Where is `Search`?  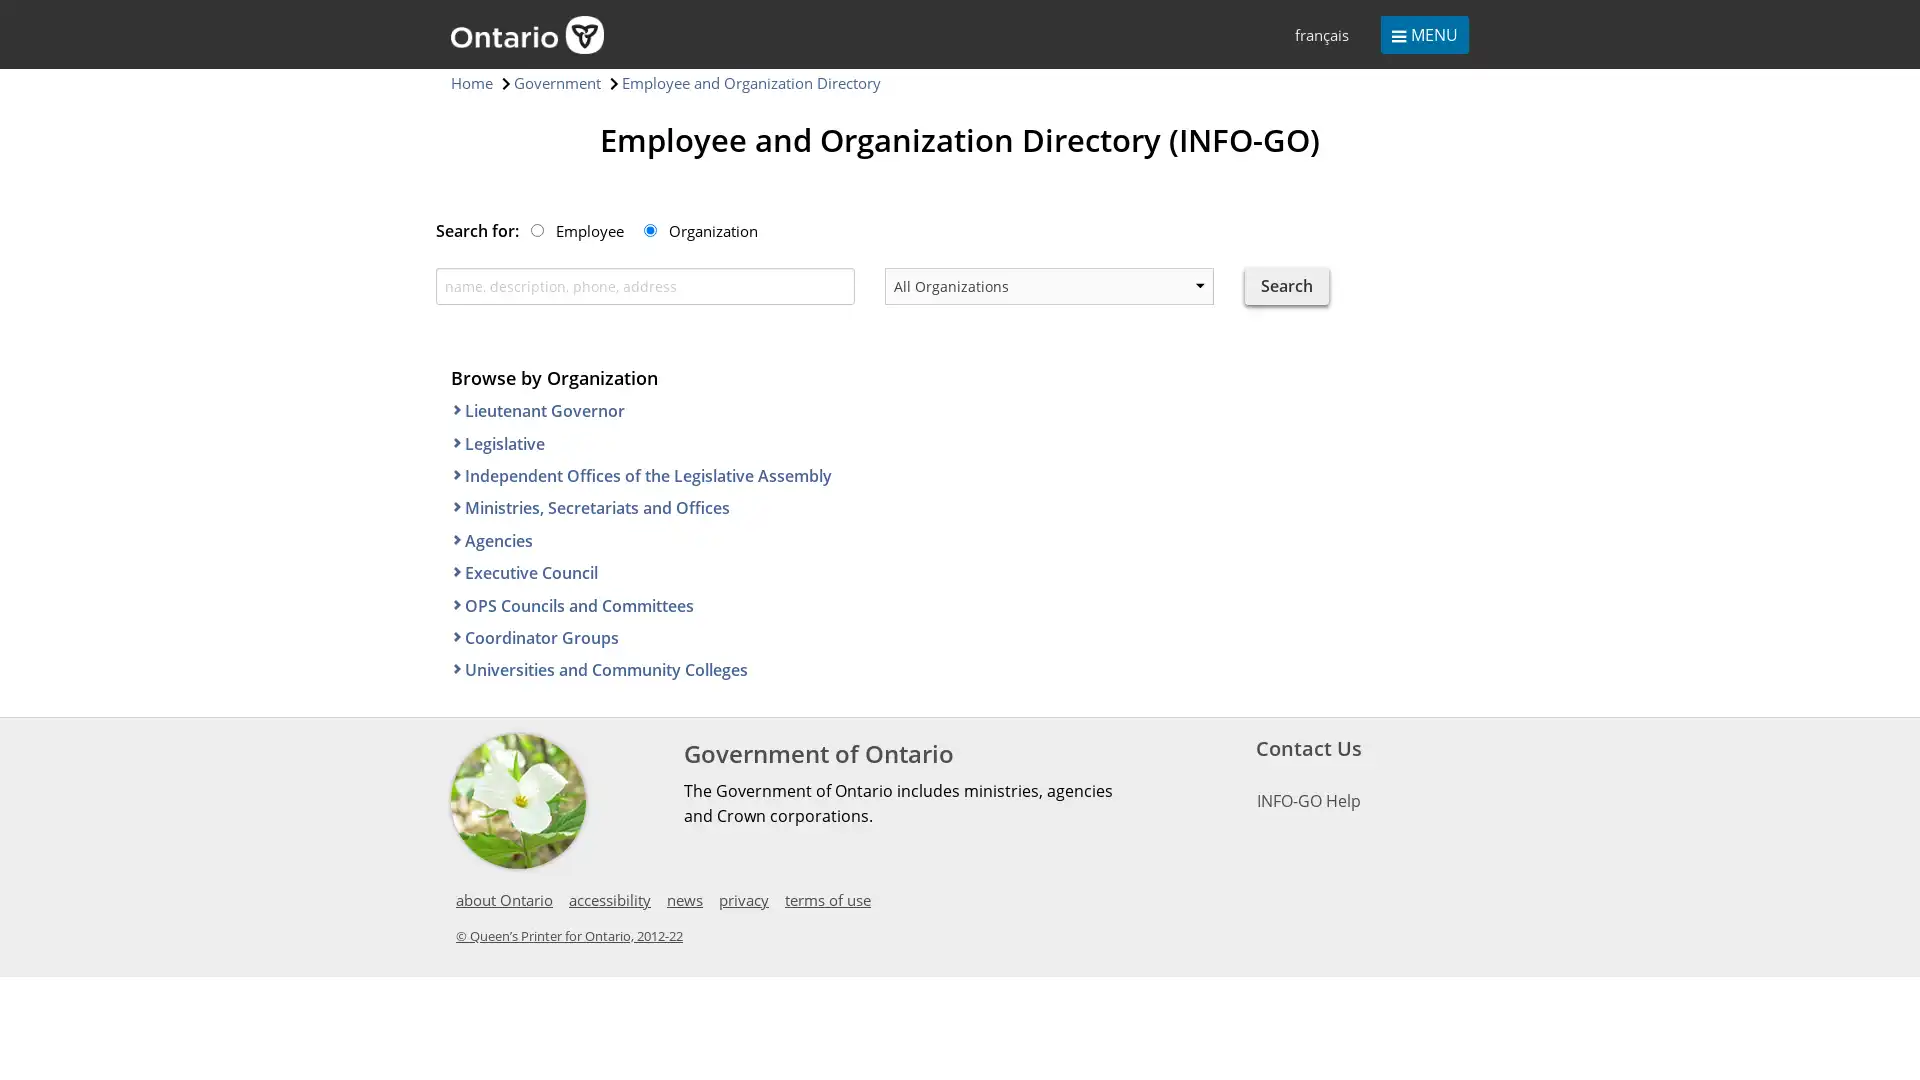
Search is located at coordinates (1286, 285).